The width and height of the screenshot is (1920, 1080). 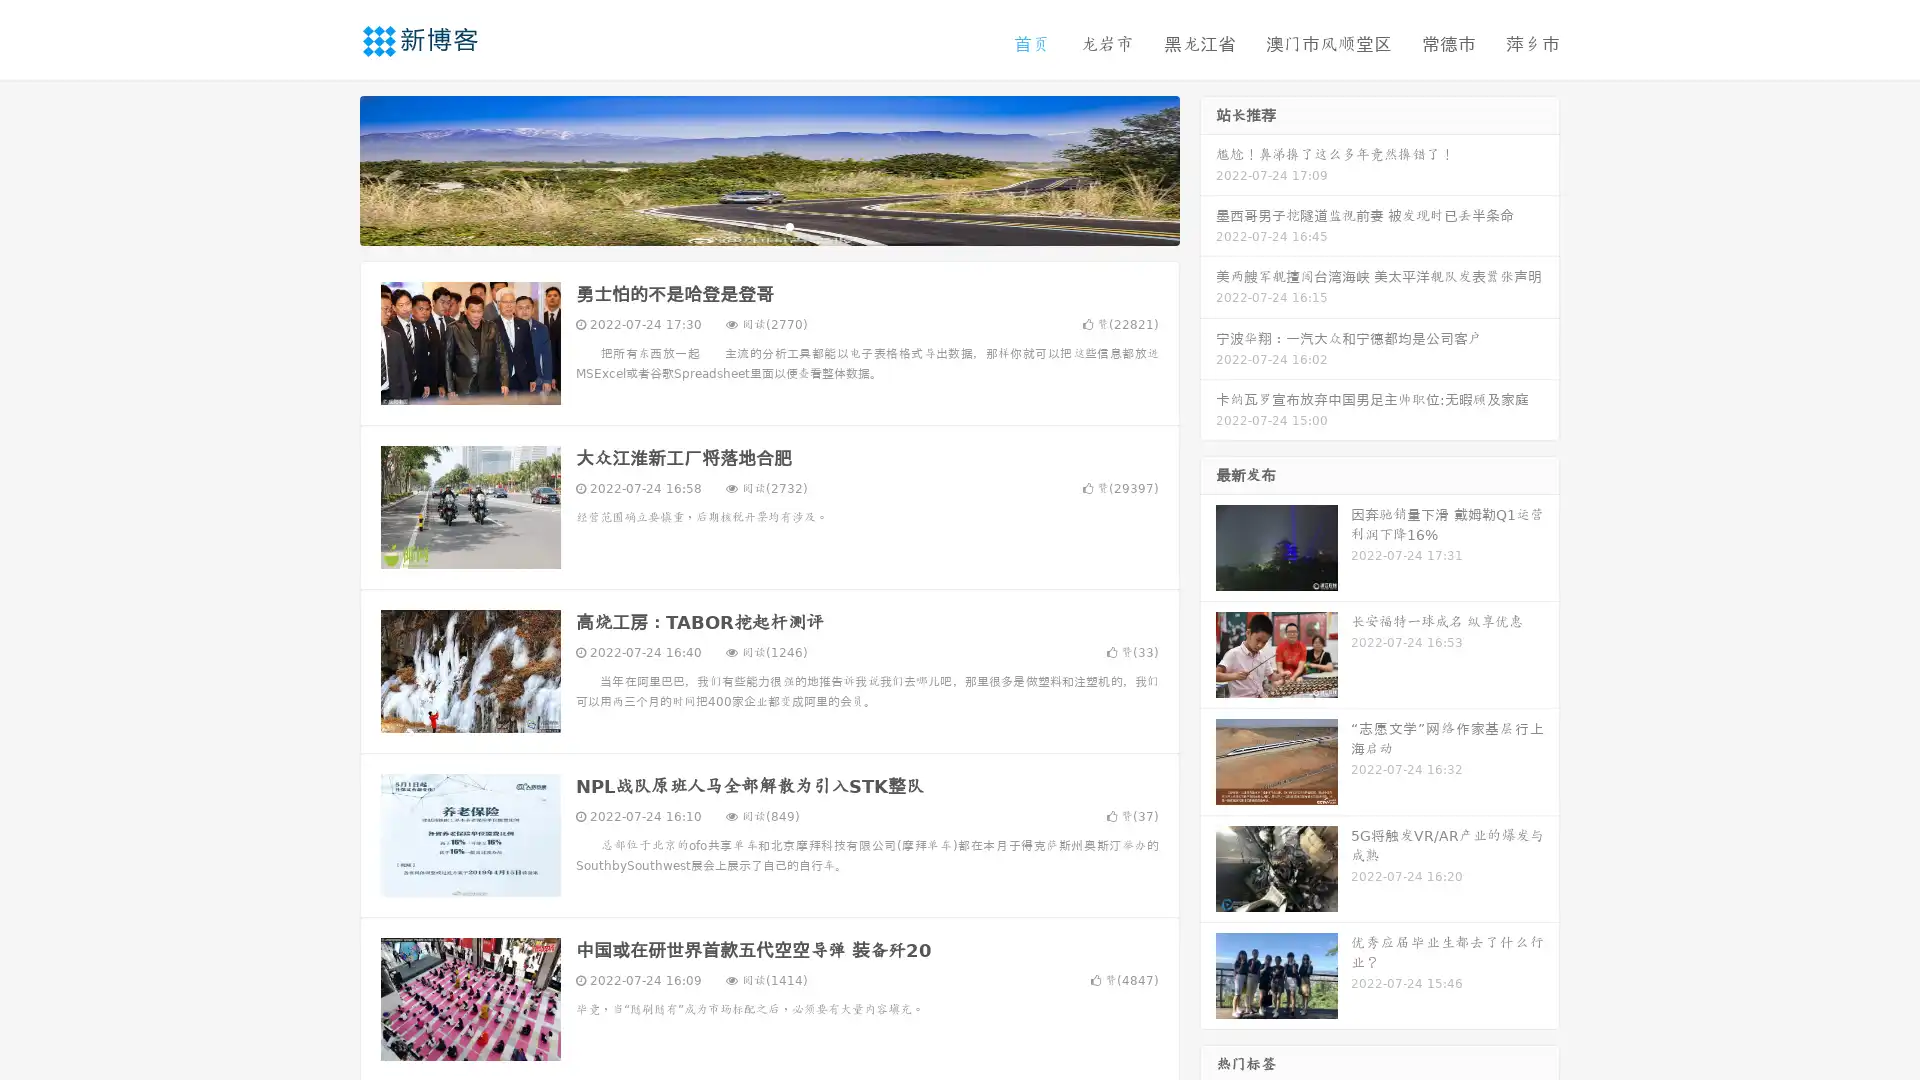 What do you see at coordinates (768, 225) in the screenshot?
I see `Go to slide 2` at bounding box center [768, 225].